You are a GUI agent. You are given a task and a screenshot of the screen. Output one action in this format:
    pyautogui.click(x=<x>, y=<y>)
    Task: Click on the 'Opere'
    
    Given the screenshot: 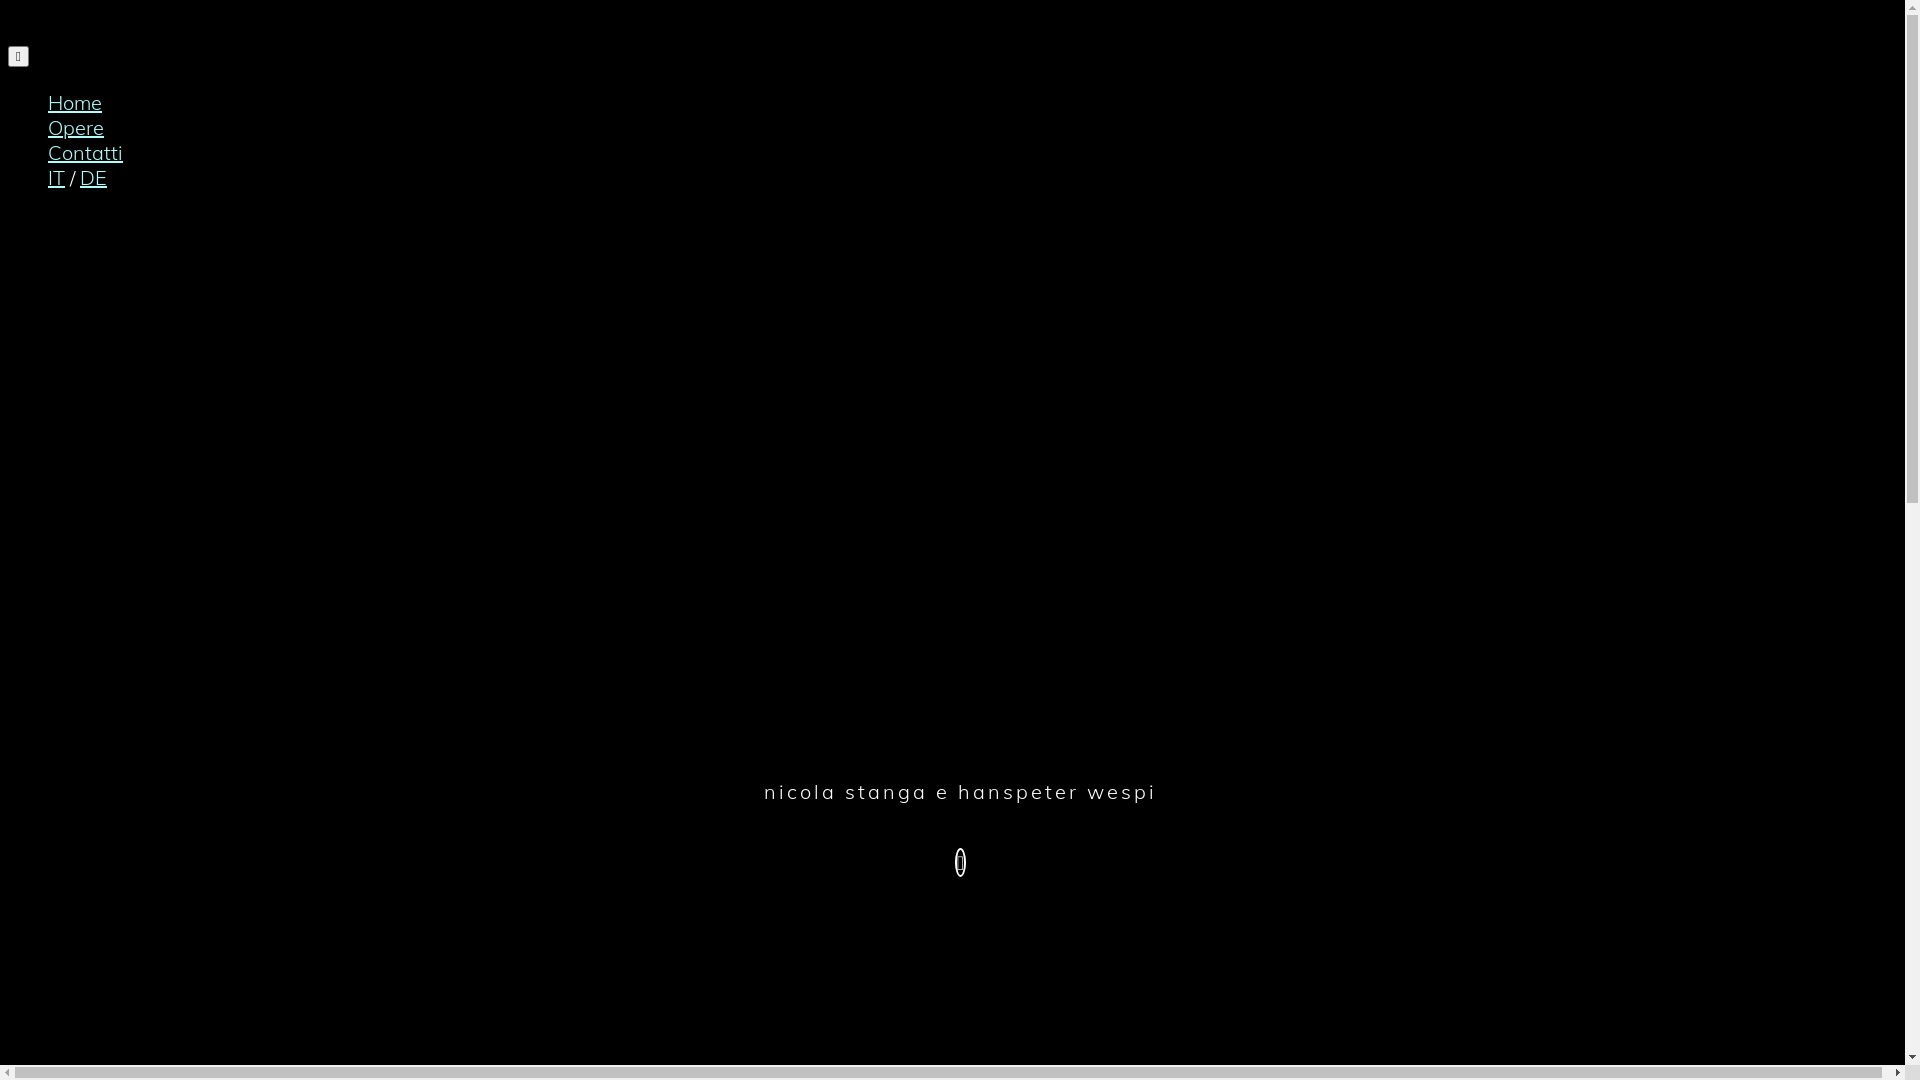 What is the action you would take?
    pyautogui.click(x=48, y=127)
    